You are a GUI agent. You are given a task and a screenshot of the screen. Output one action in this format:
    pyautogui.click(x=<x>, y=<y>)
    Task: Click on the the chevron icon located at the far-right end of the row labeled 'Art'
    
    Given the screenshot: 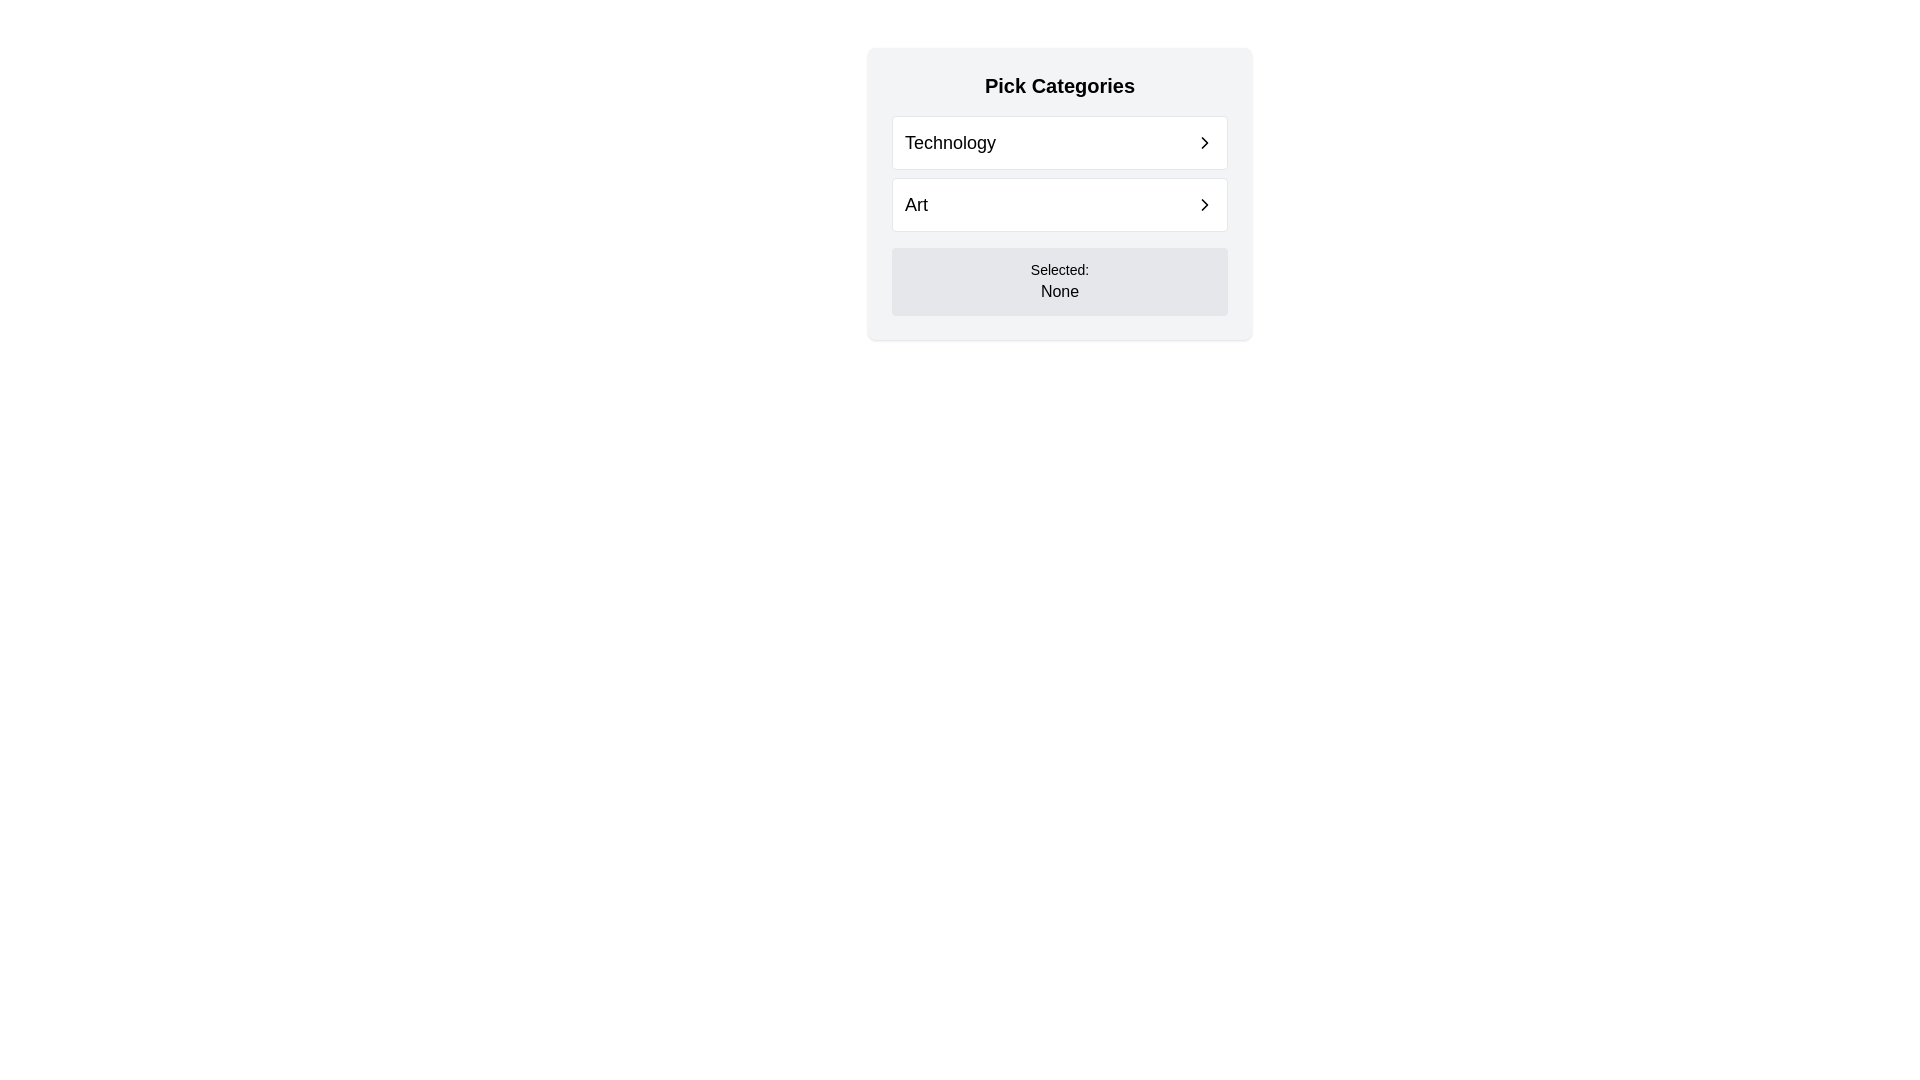 What is the action you would take?
    pyautogui.click(x=1203, y=204)
    